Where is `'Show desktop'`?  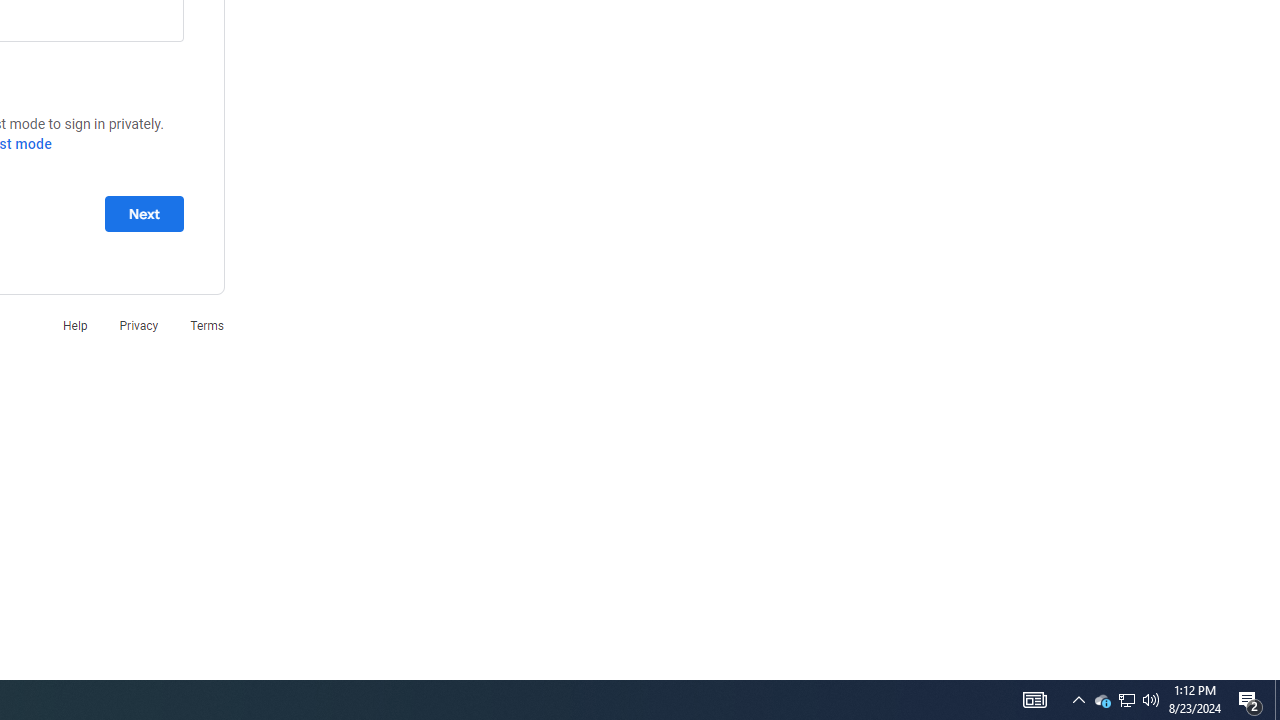
'Show desktop' is located at coordinates (1276, 698).